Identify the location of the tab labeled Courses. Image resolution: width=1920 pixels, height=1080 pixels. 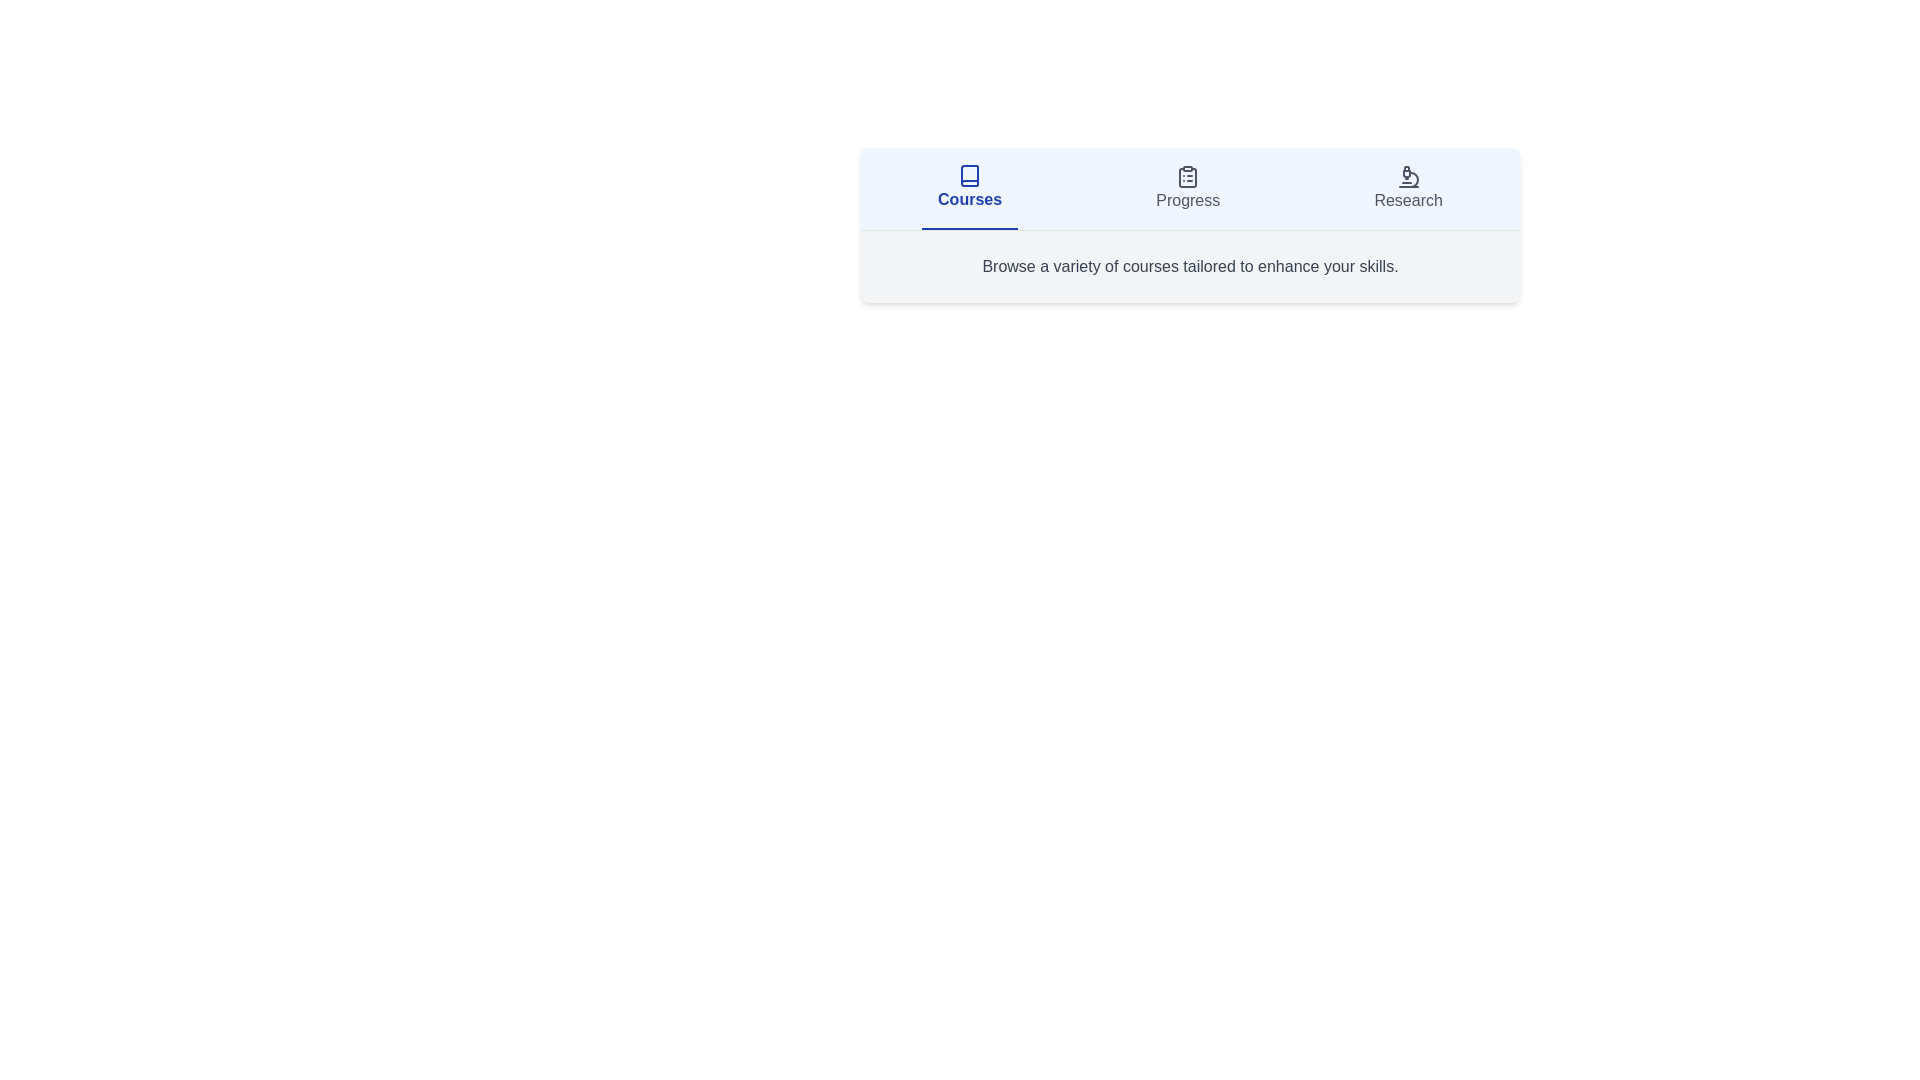
(969, 189).